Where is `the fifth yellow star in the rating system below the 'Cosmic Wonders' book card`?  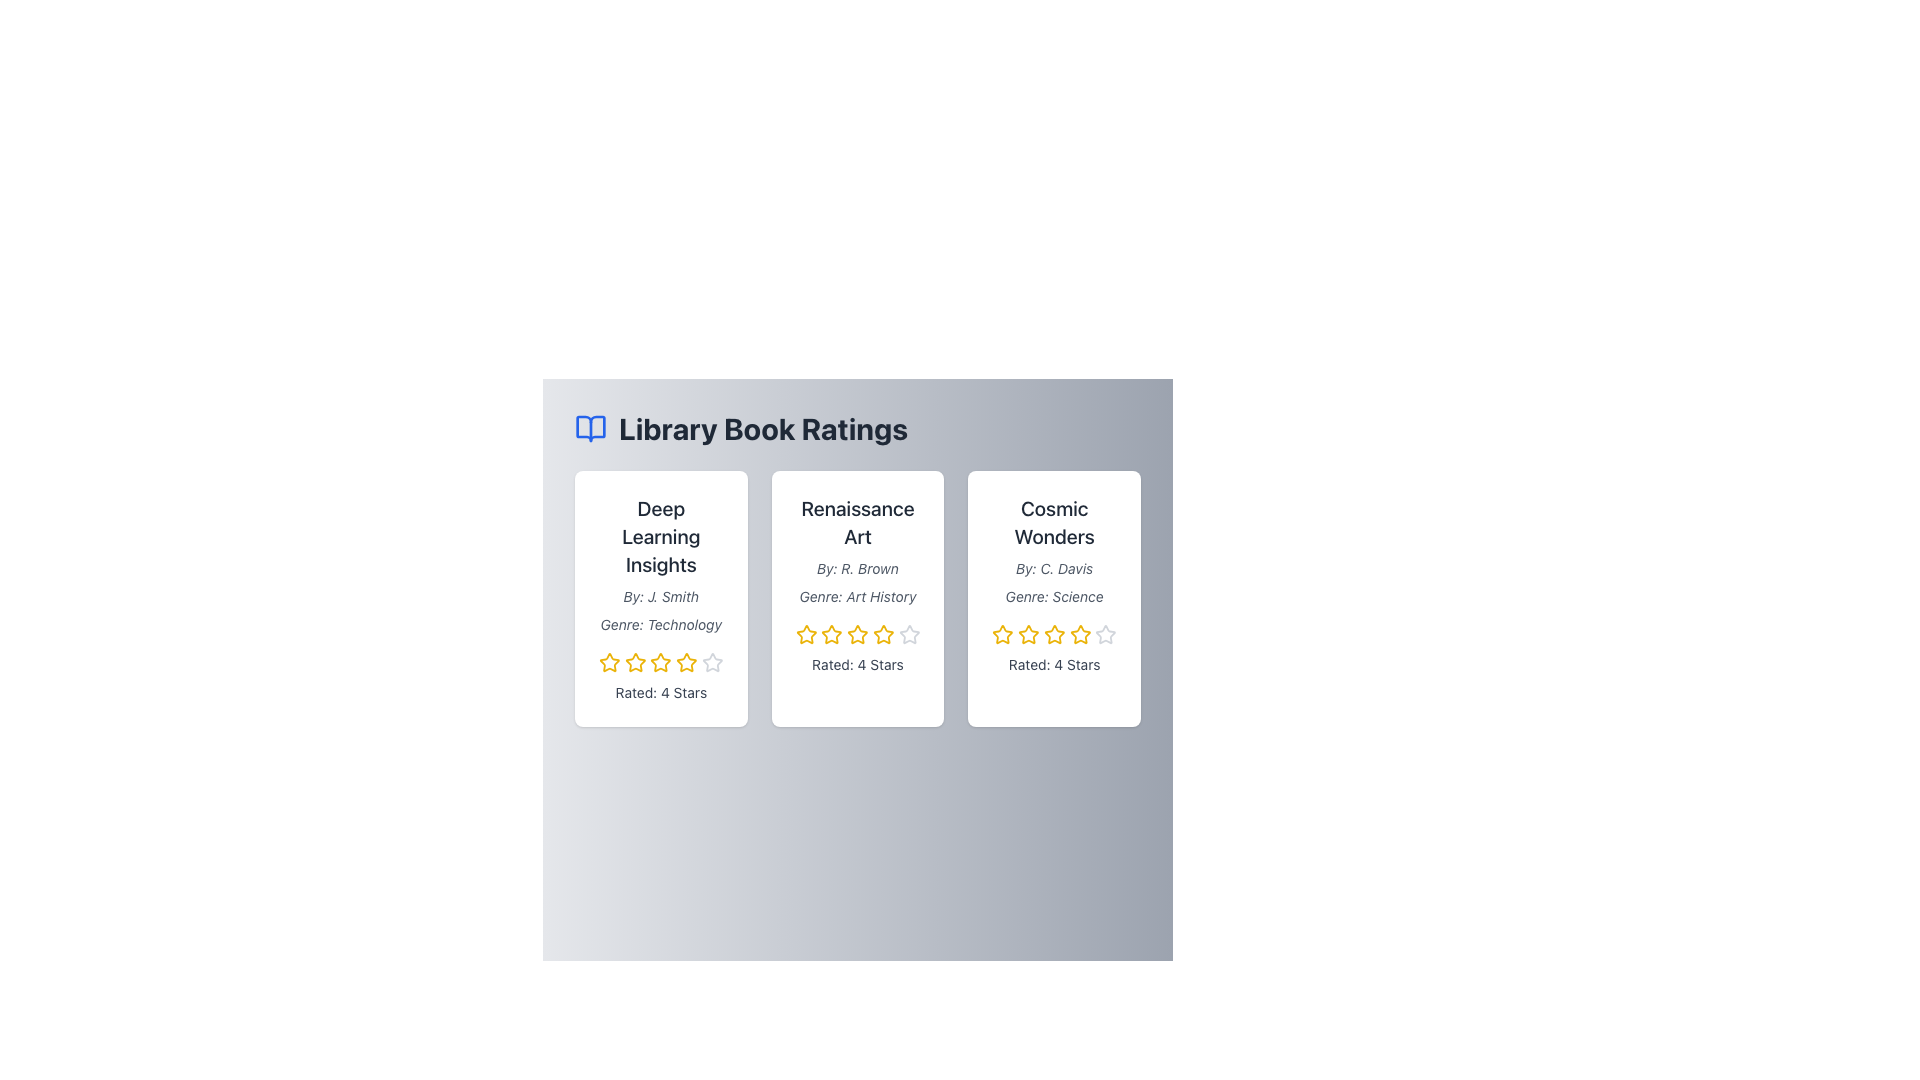
the fifth yellow star in the rating system below the 'Cosmic Wonders' book card is located at coordinates (1079, 635).